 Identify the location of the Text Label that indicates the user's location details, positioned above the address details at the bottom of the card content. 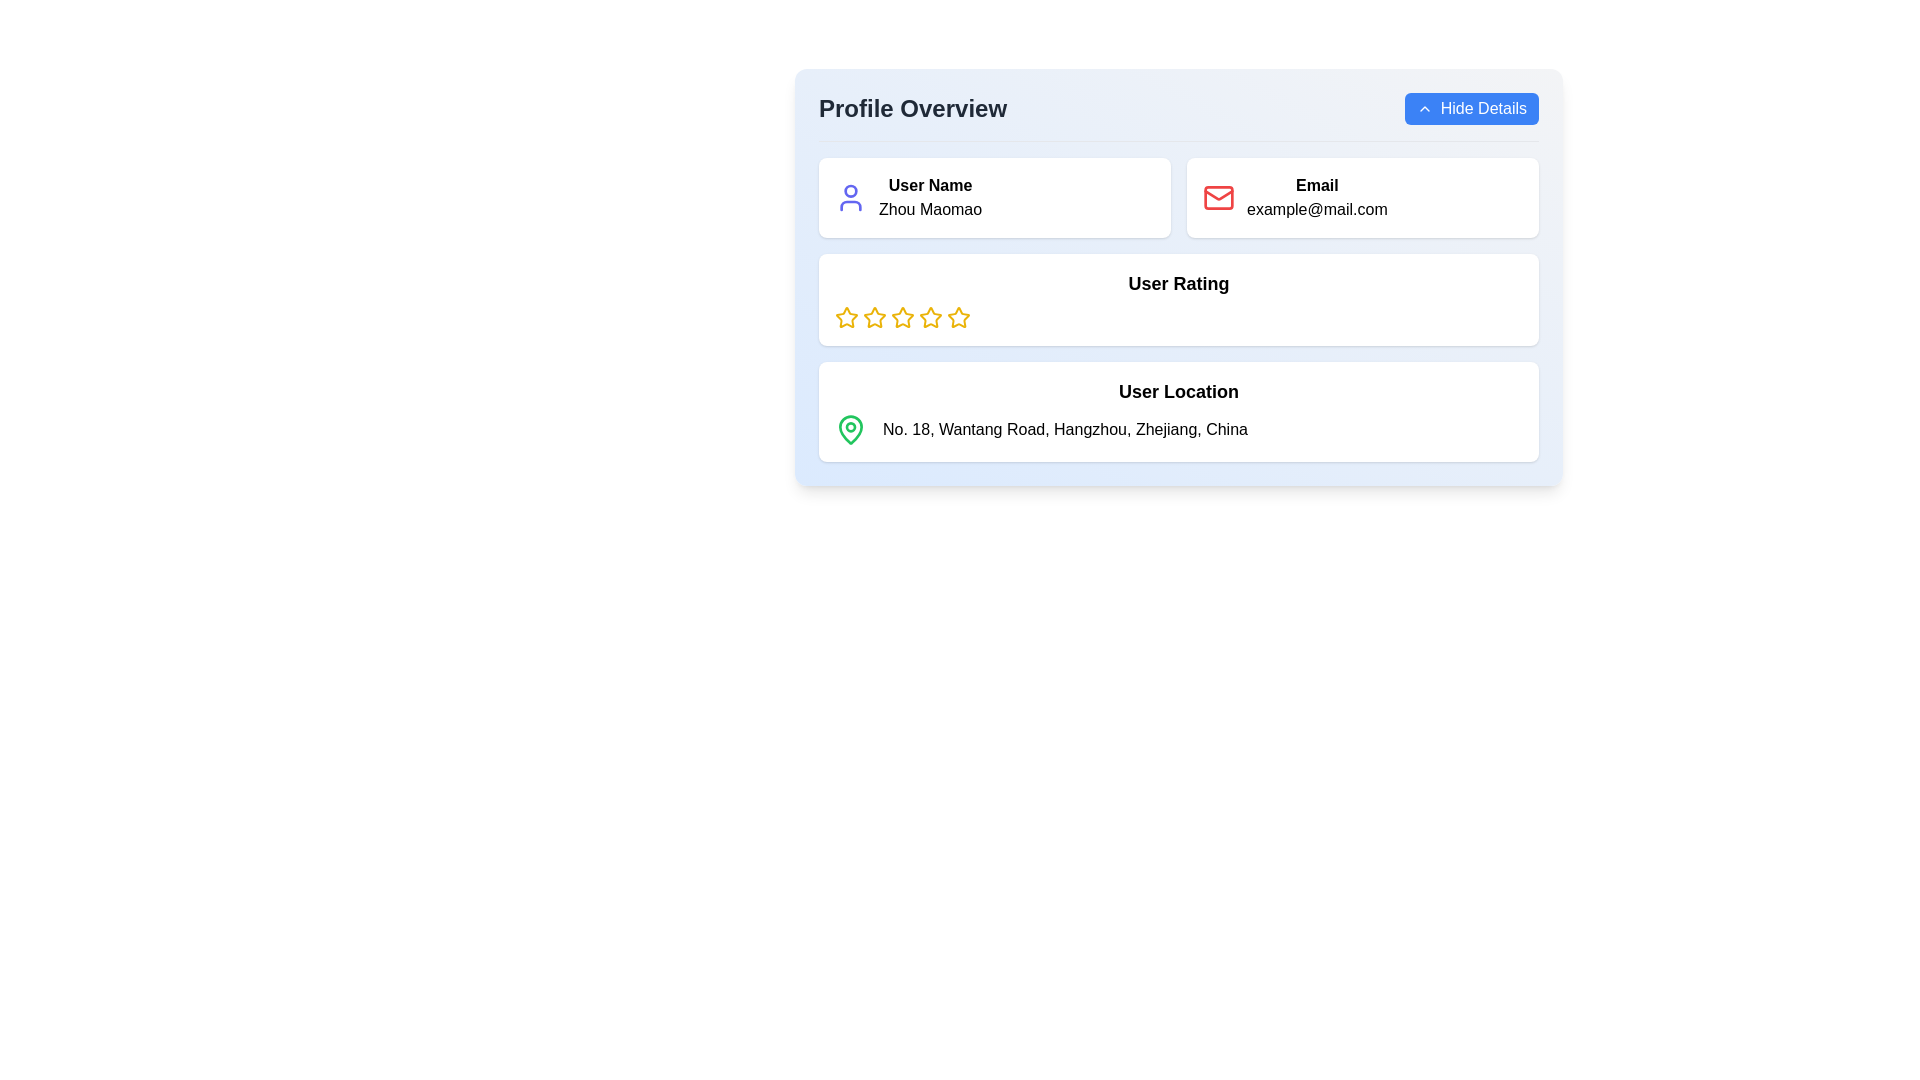
(1179, 392).